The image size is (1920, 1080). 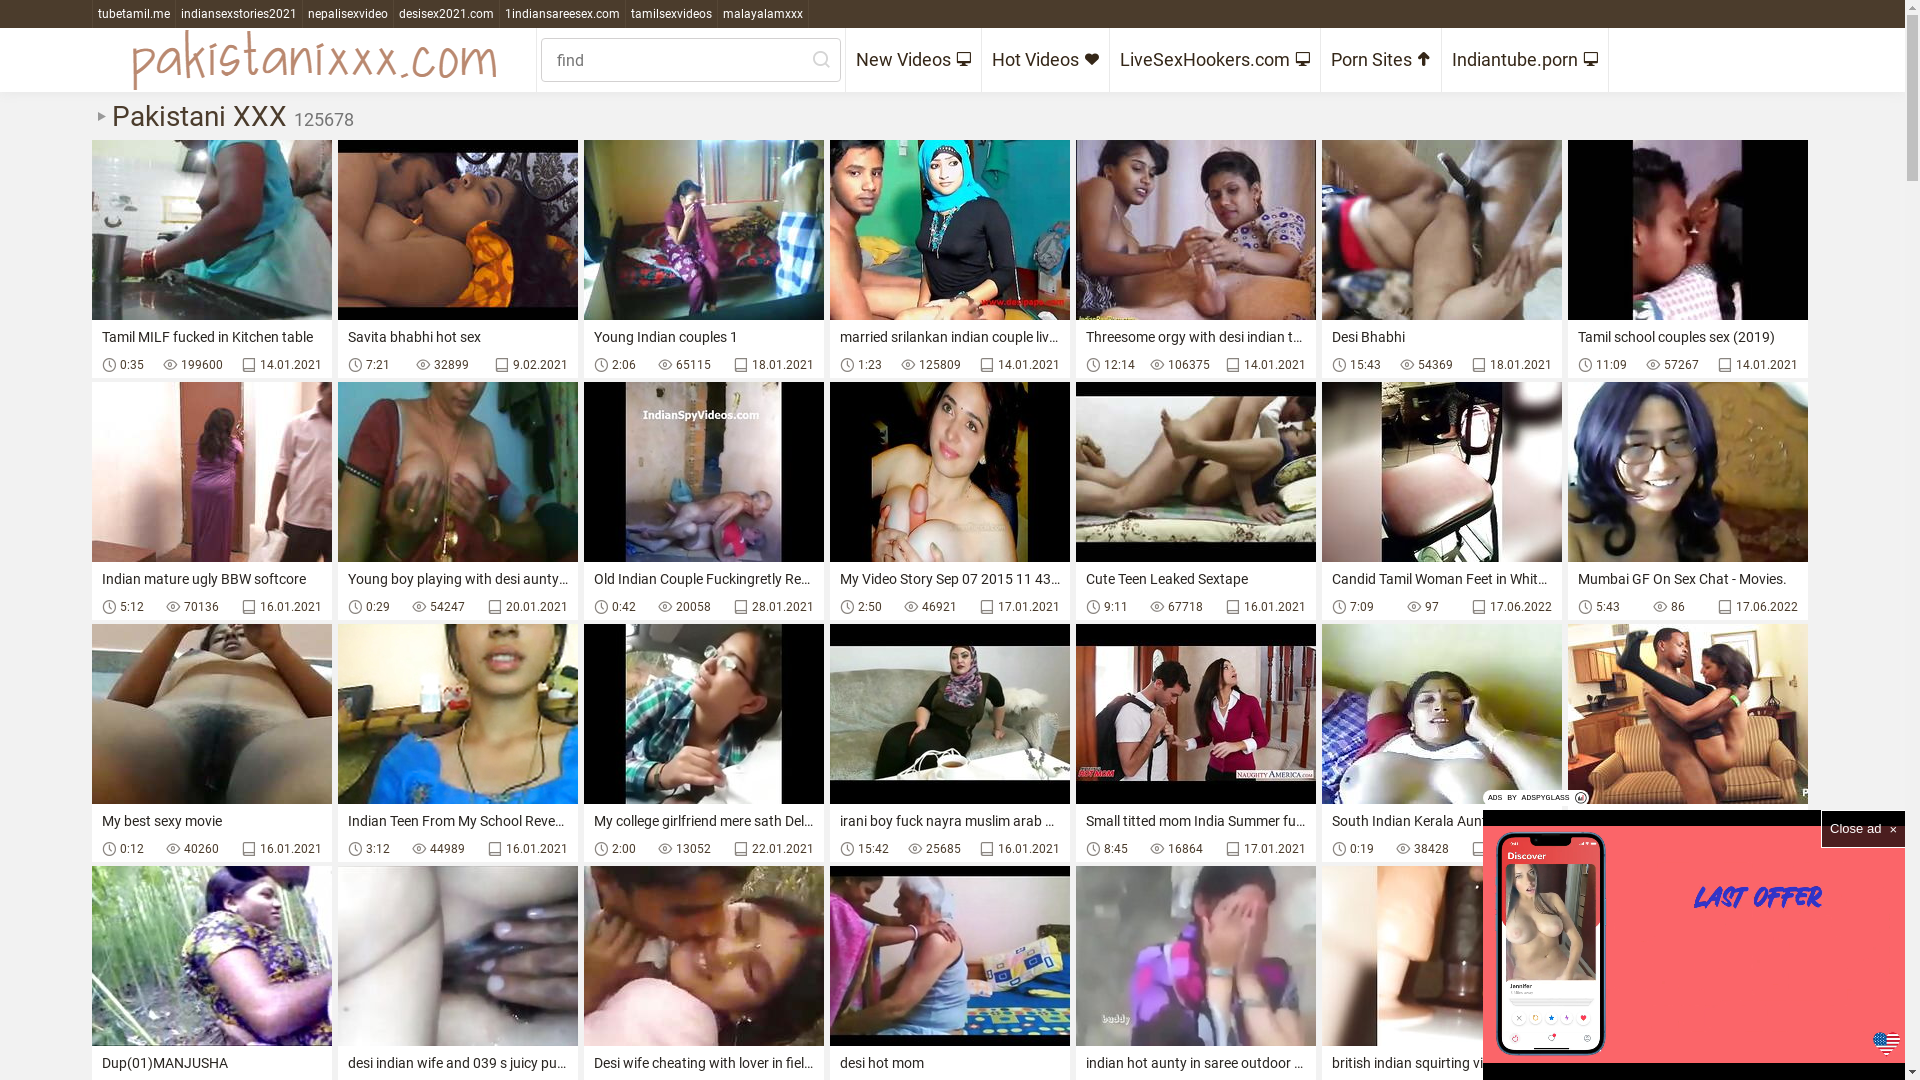 What do you see at coordinates (1379, 59) in the screenshot?
I see `'Porn Sites'` at bounding box center [1379, 59].